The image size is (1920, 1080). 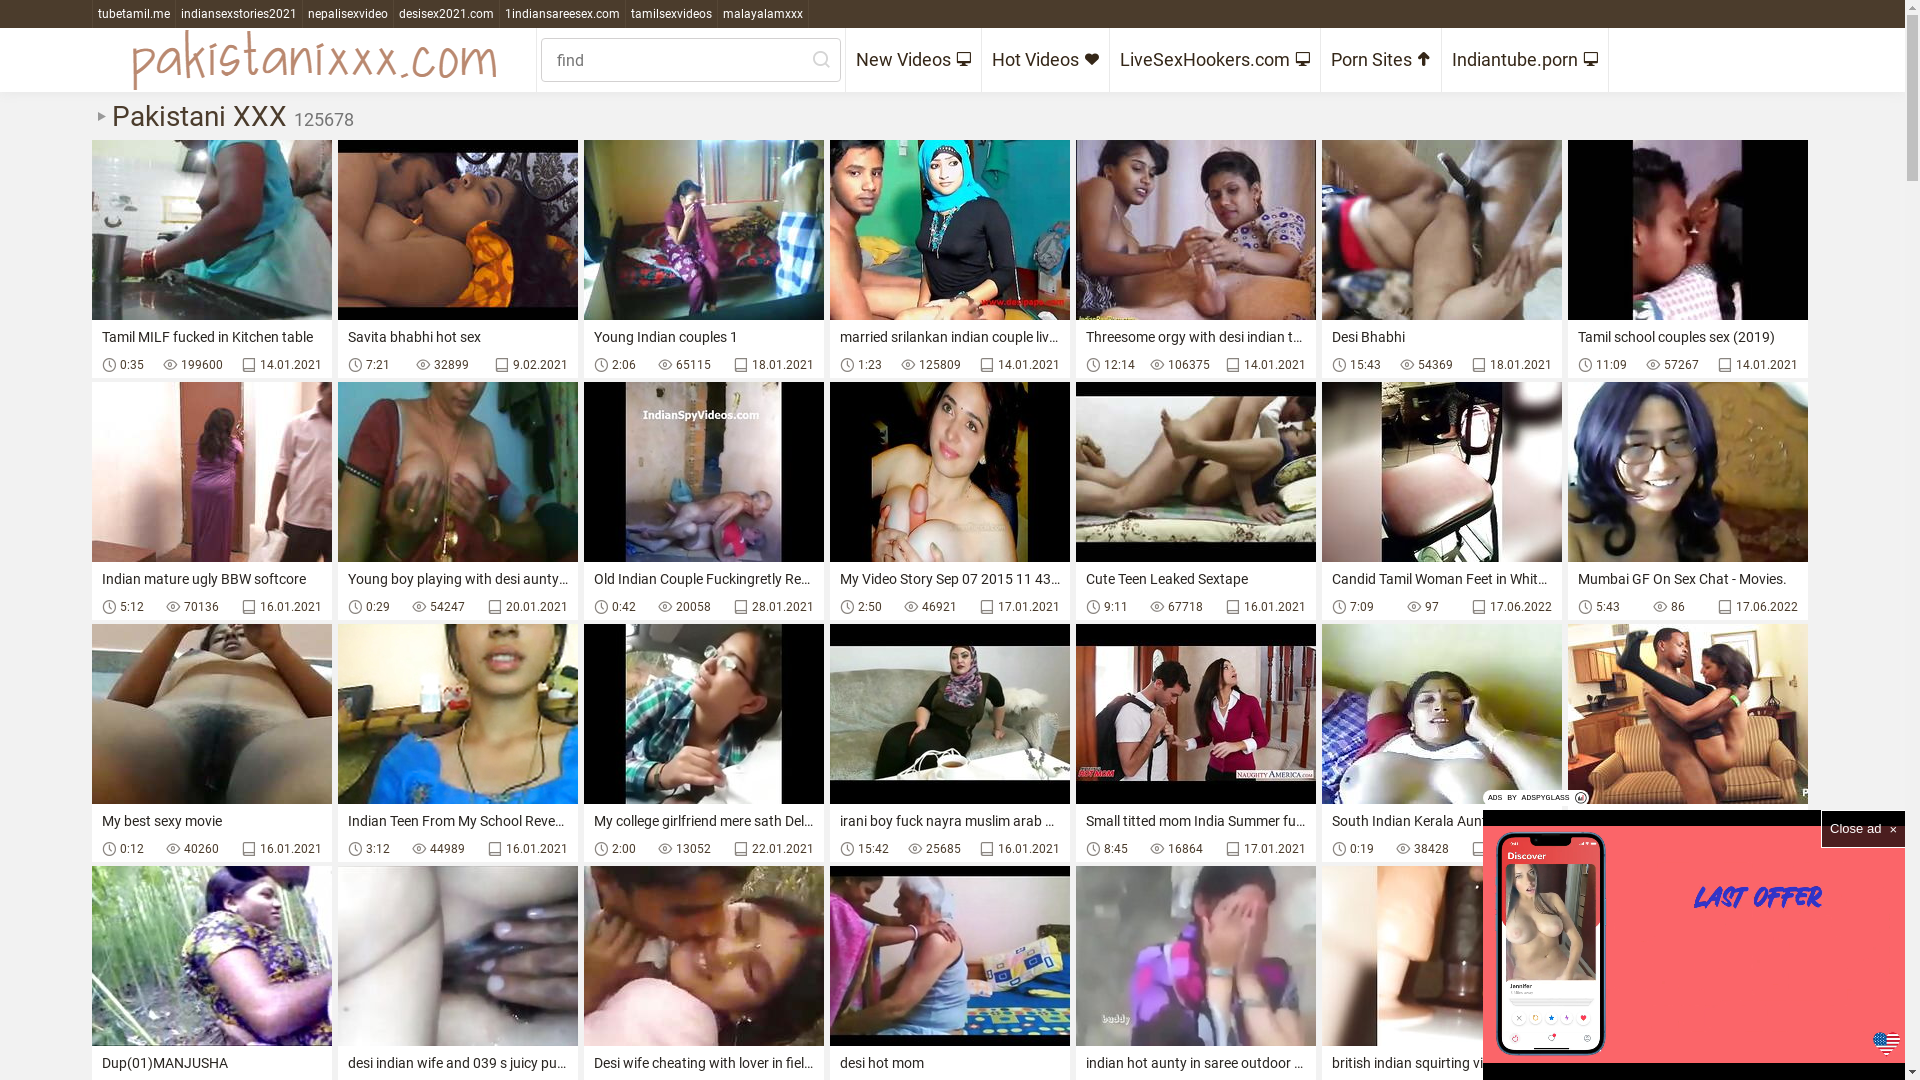 What do you see at coordinates (1379, 59) in the screenshot?
I see `'Porn Sites'` at bounding box center [1379, 59].